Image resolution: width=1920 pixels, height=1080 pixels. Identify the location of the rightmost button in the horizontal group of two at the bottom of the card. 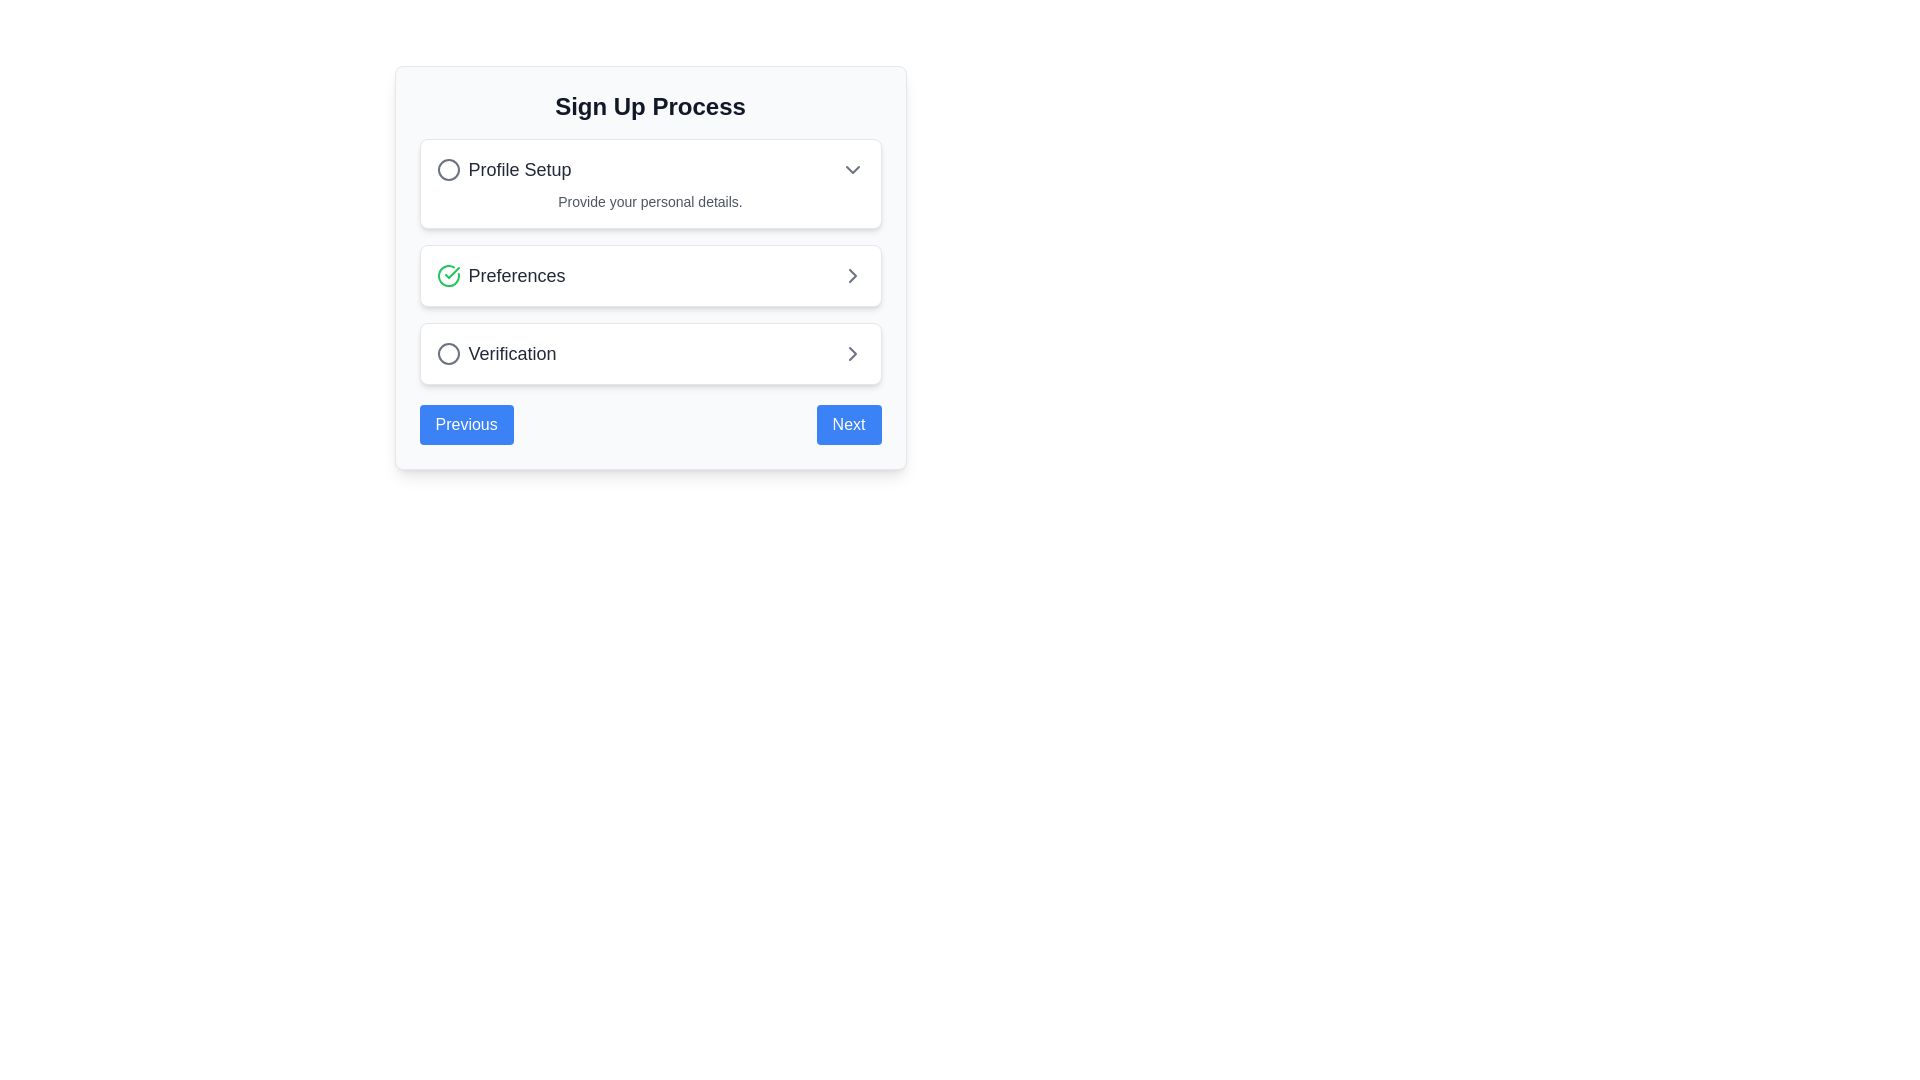
(849, 423).